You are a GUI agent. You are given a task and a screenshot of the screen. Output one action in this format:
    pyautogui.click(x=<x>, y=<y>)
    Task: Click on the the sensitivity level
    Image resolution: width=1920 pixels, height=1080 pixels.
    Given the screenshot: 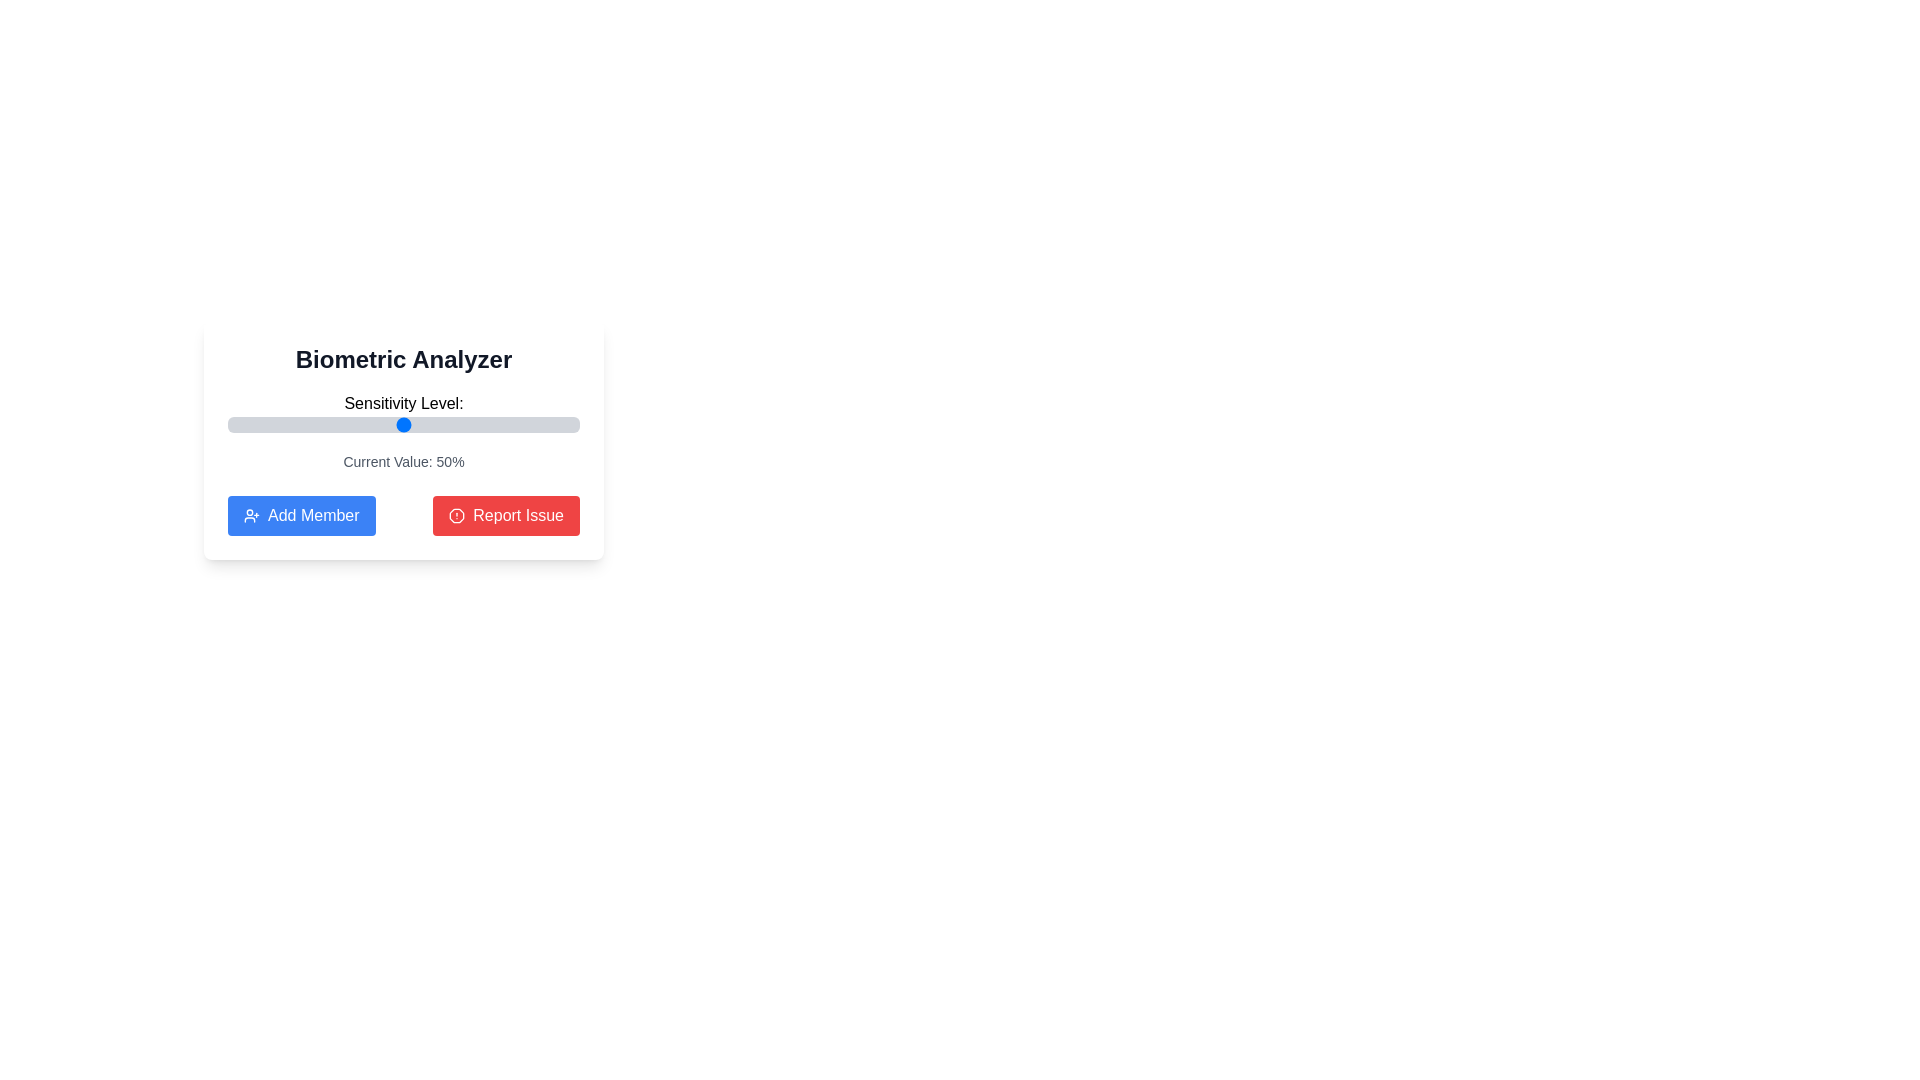 What is the action you would take?
    pyautogui.click(x=241, y=423)
    